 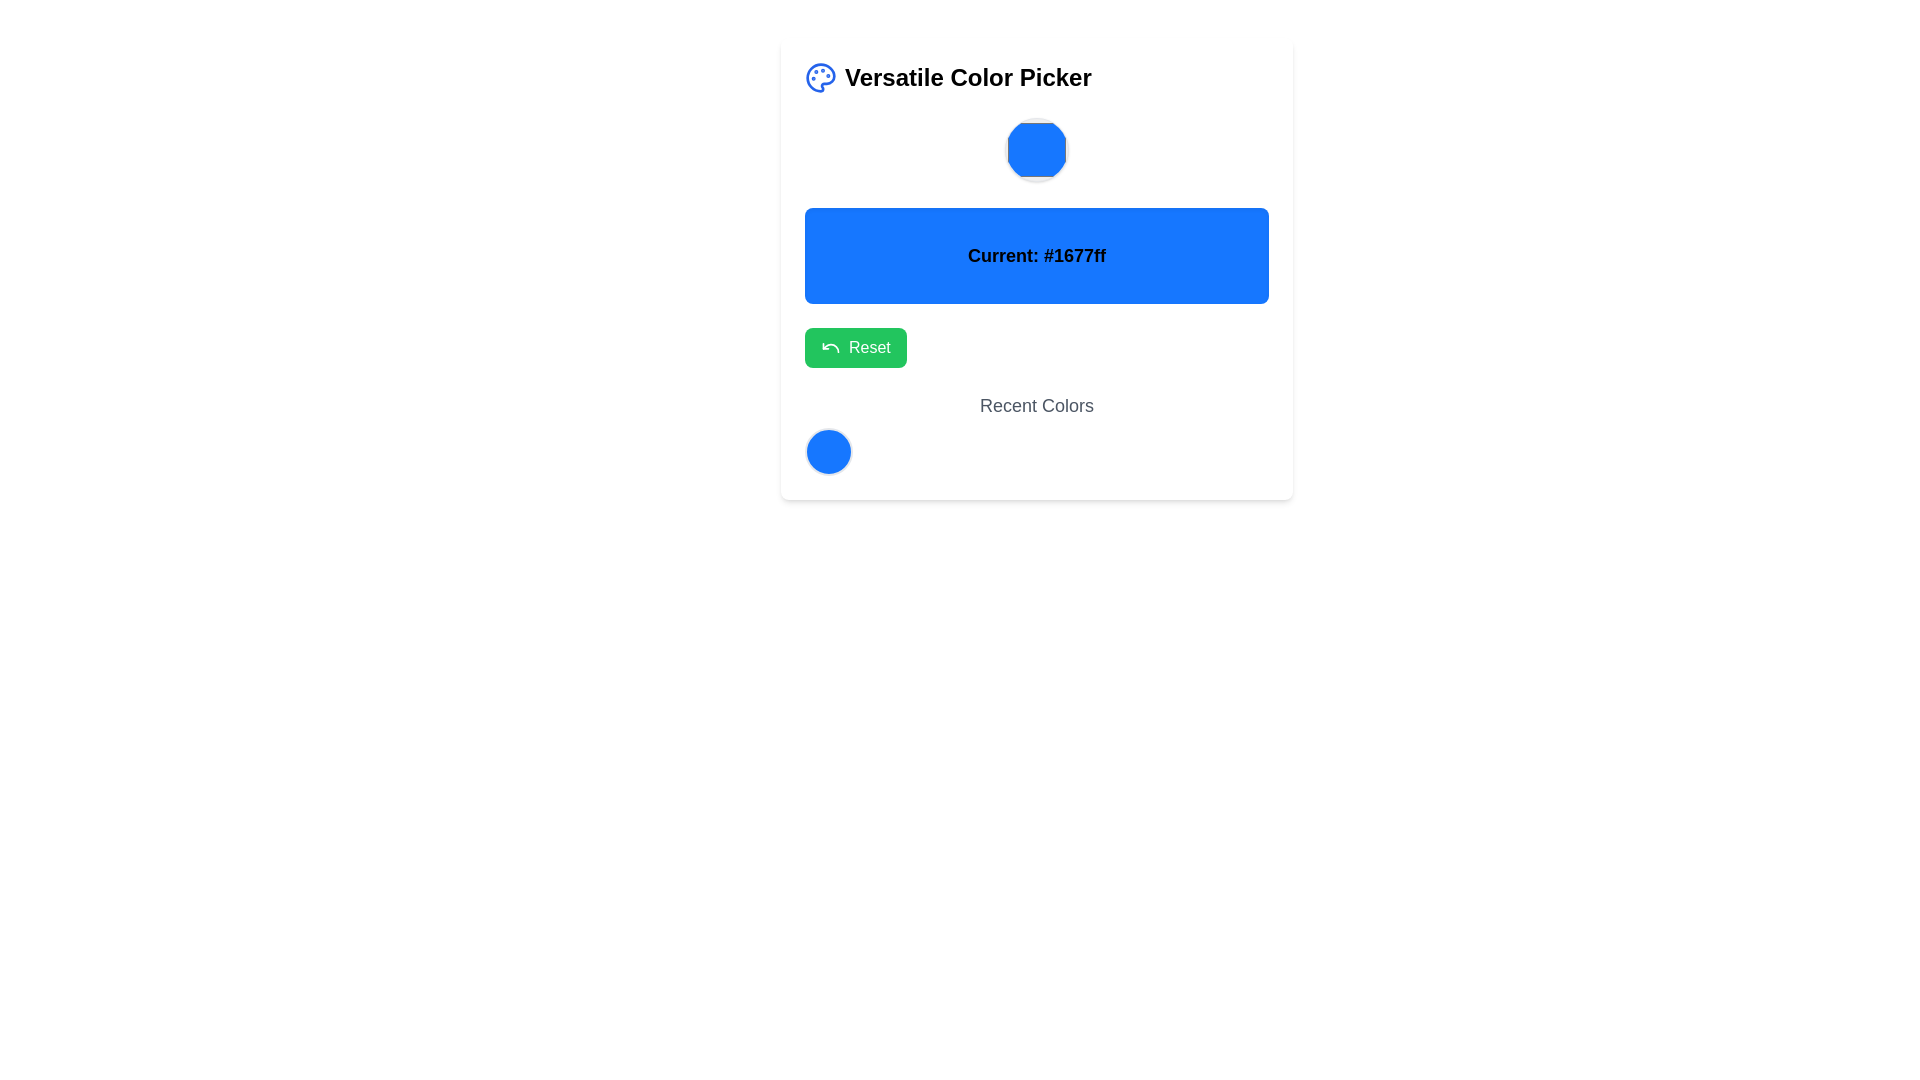 What do you see at coordinates (1036, 268) in the screenshot?
I see `the label displaying the currently selected color code '#1677ff' in the 'Versatile Color Picker' section` at bounding box center [1036, 268].